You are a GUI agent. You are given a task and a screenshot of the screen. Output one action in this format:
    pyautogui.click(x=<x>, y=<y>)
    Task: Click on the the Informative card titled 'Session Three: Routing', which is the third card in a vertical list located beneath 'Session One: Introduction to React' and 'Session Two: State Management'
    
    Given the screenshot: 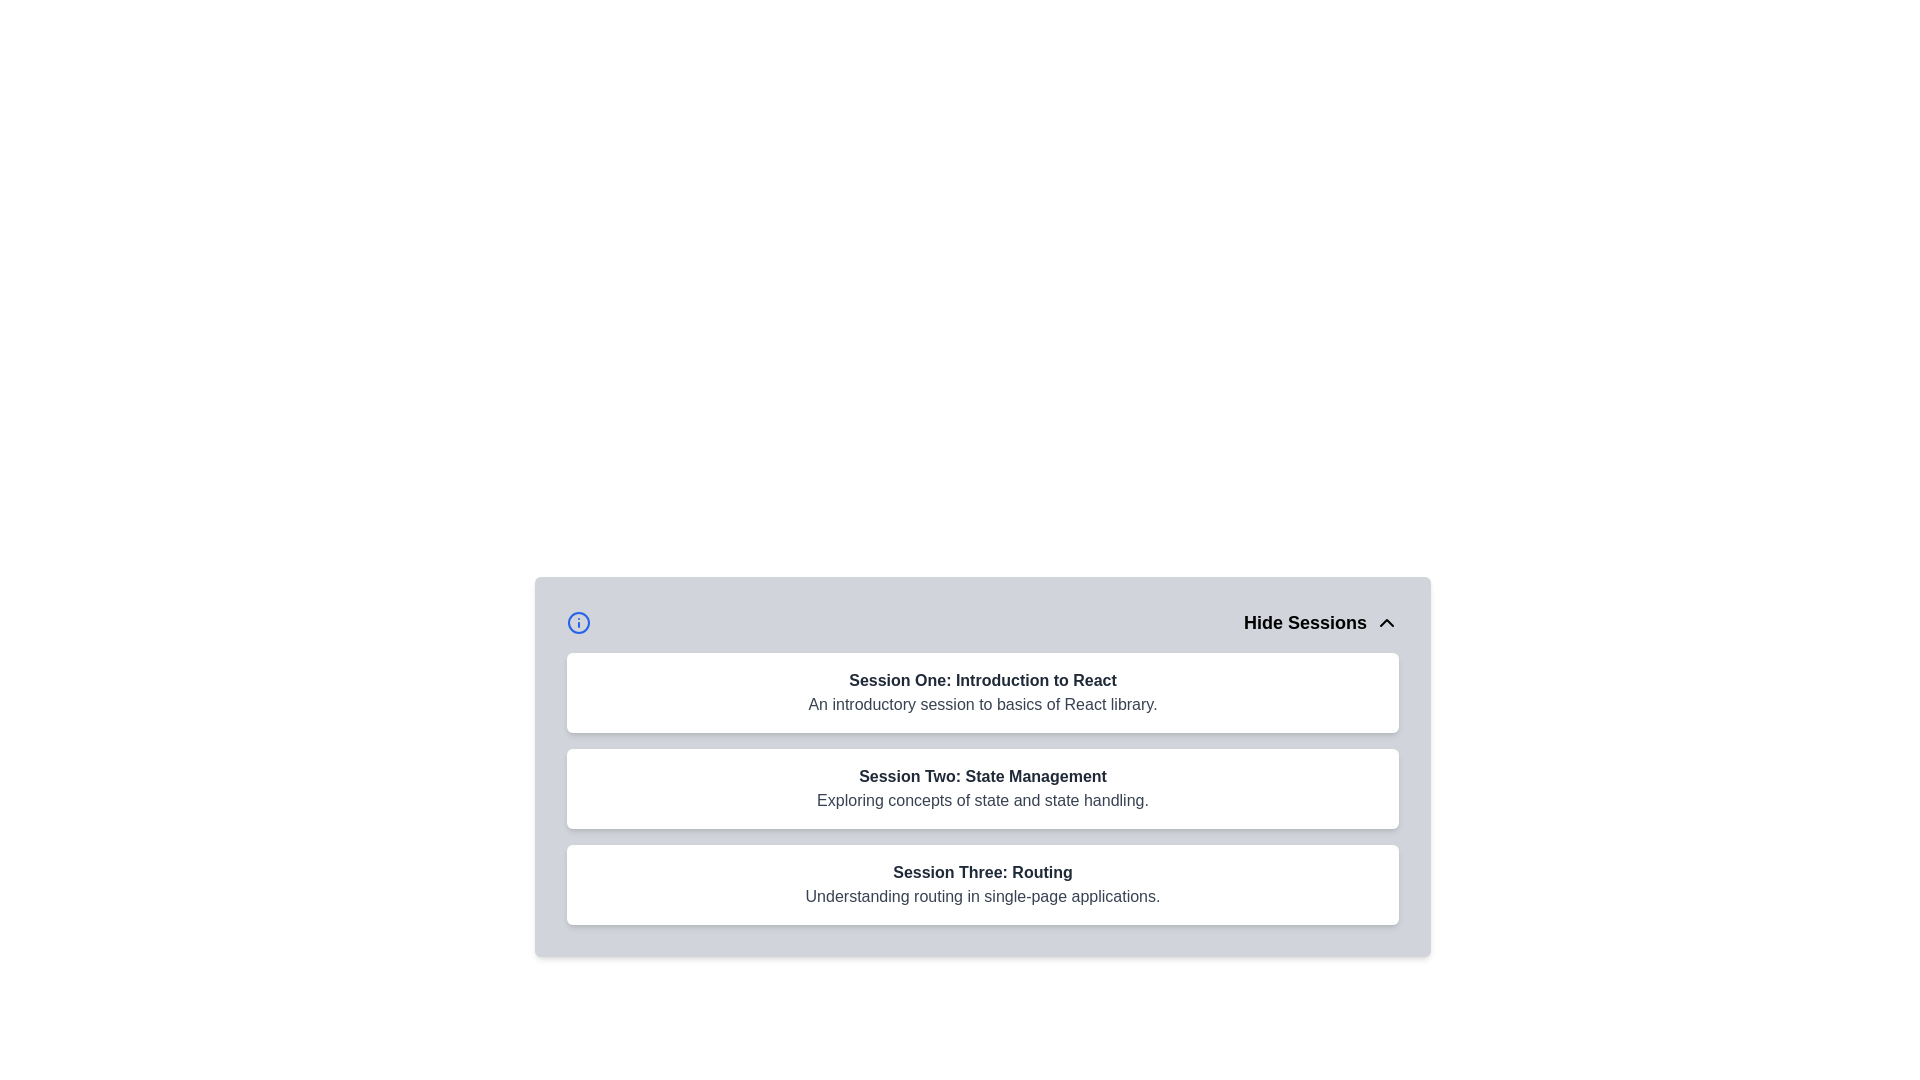 What is the action you would take?
    pyautogui.click(x=983, y=883)
    